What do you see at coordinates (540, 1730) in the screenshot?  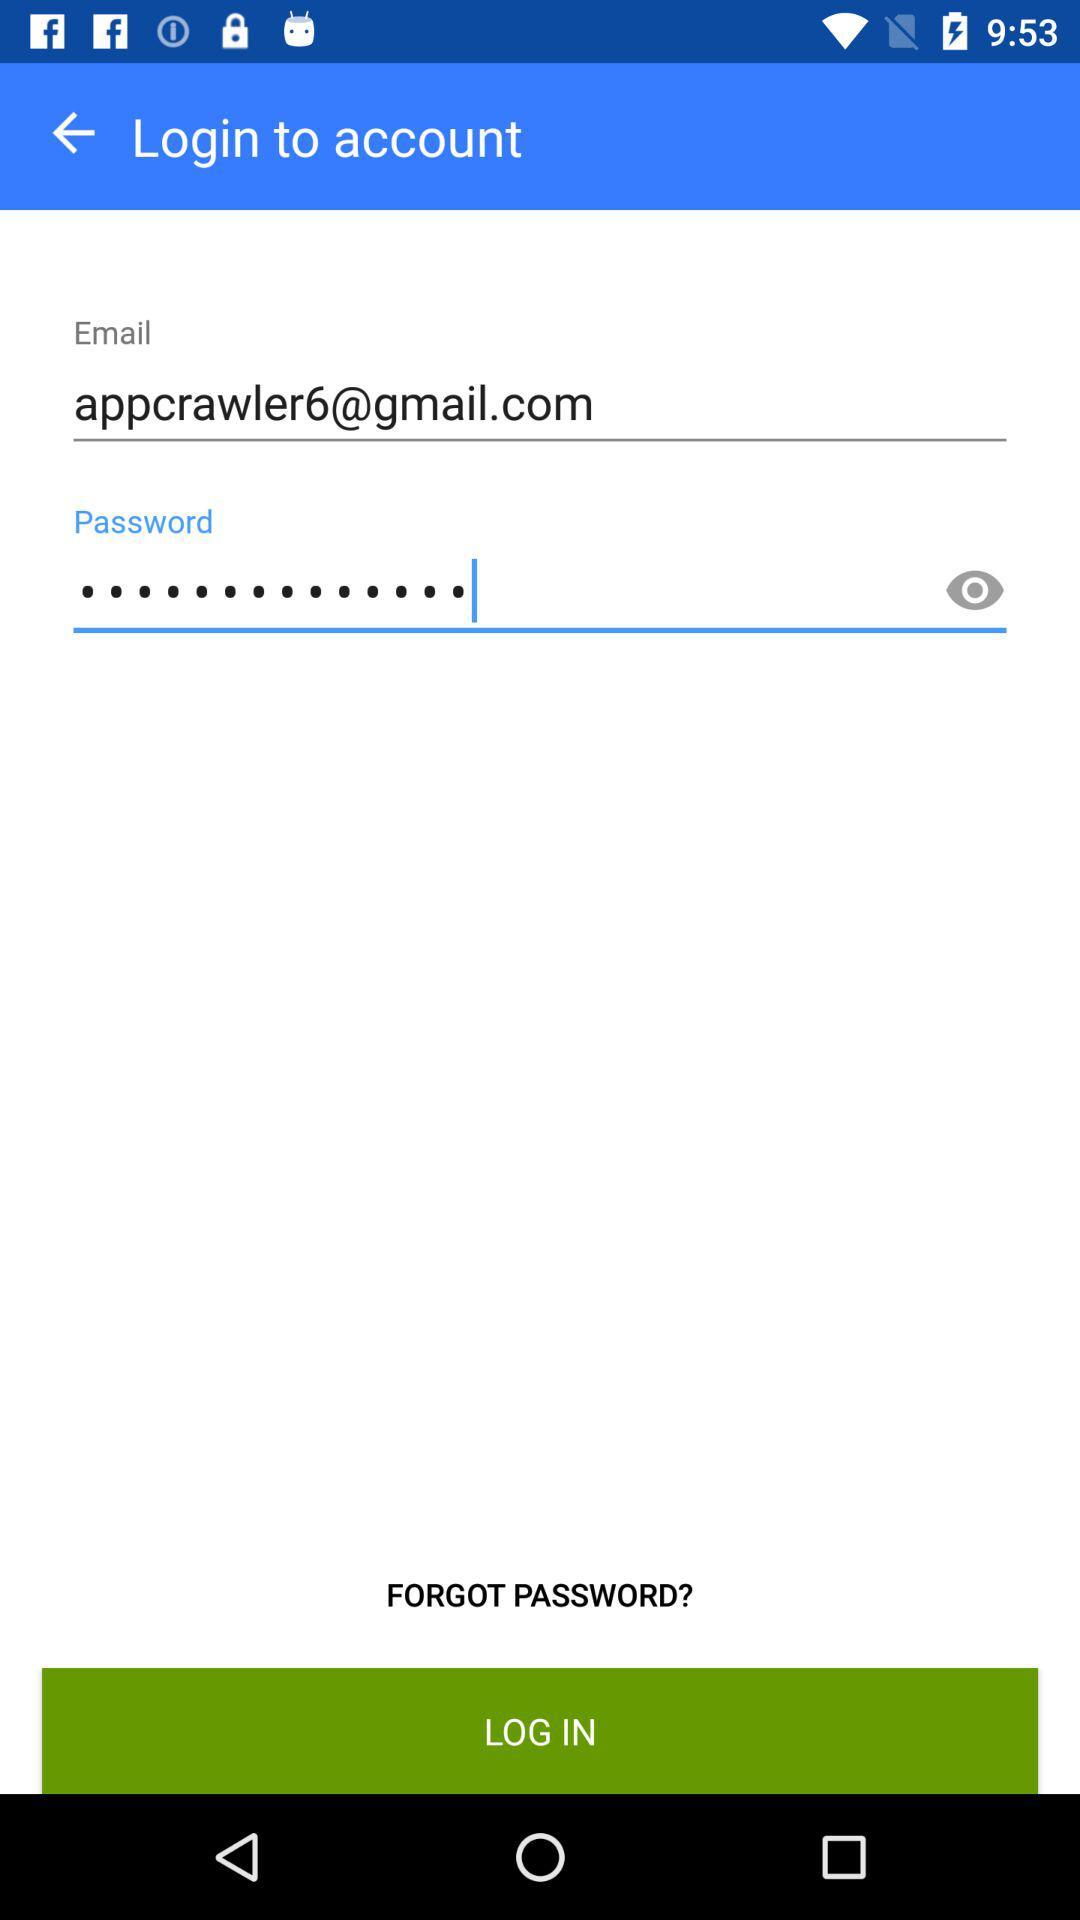 I see `the log in icon` at bounding box center [540, 1730].